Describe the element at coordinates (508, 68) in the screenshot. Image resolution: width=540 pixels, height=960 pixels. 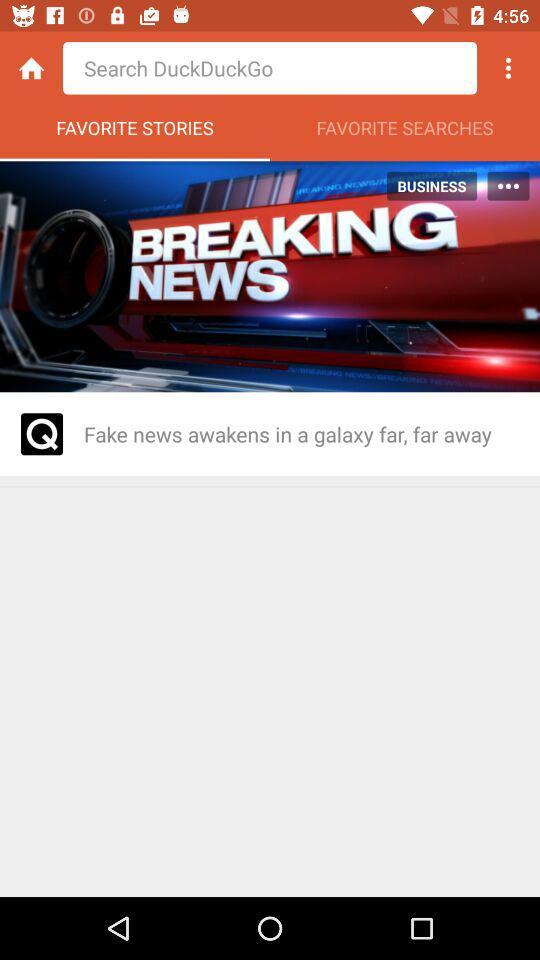
I see `the app above favorite searches item` at that location.